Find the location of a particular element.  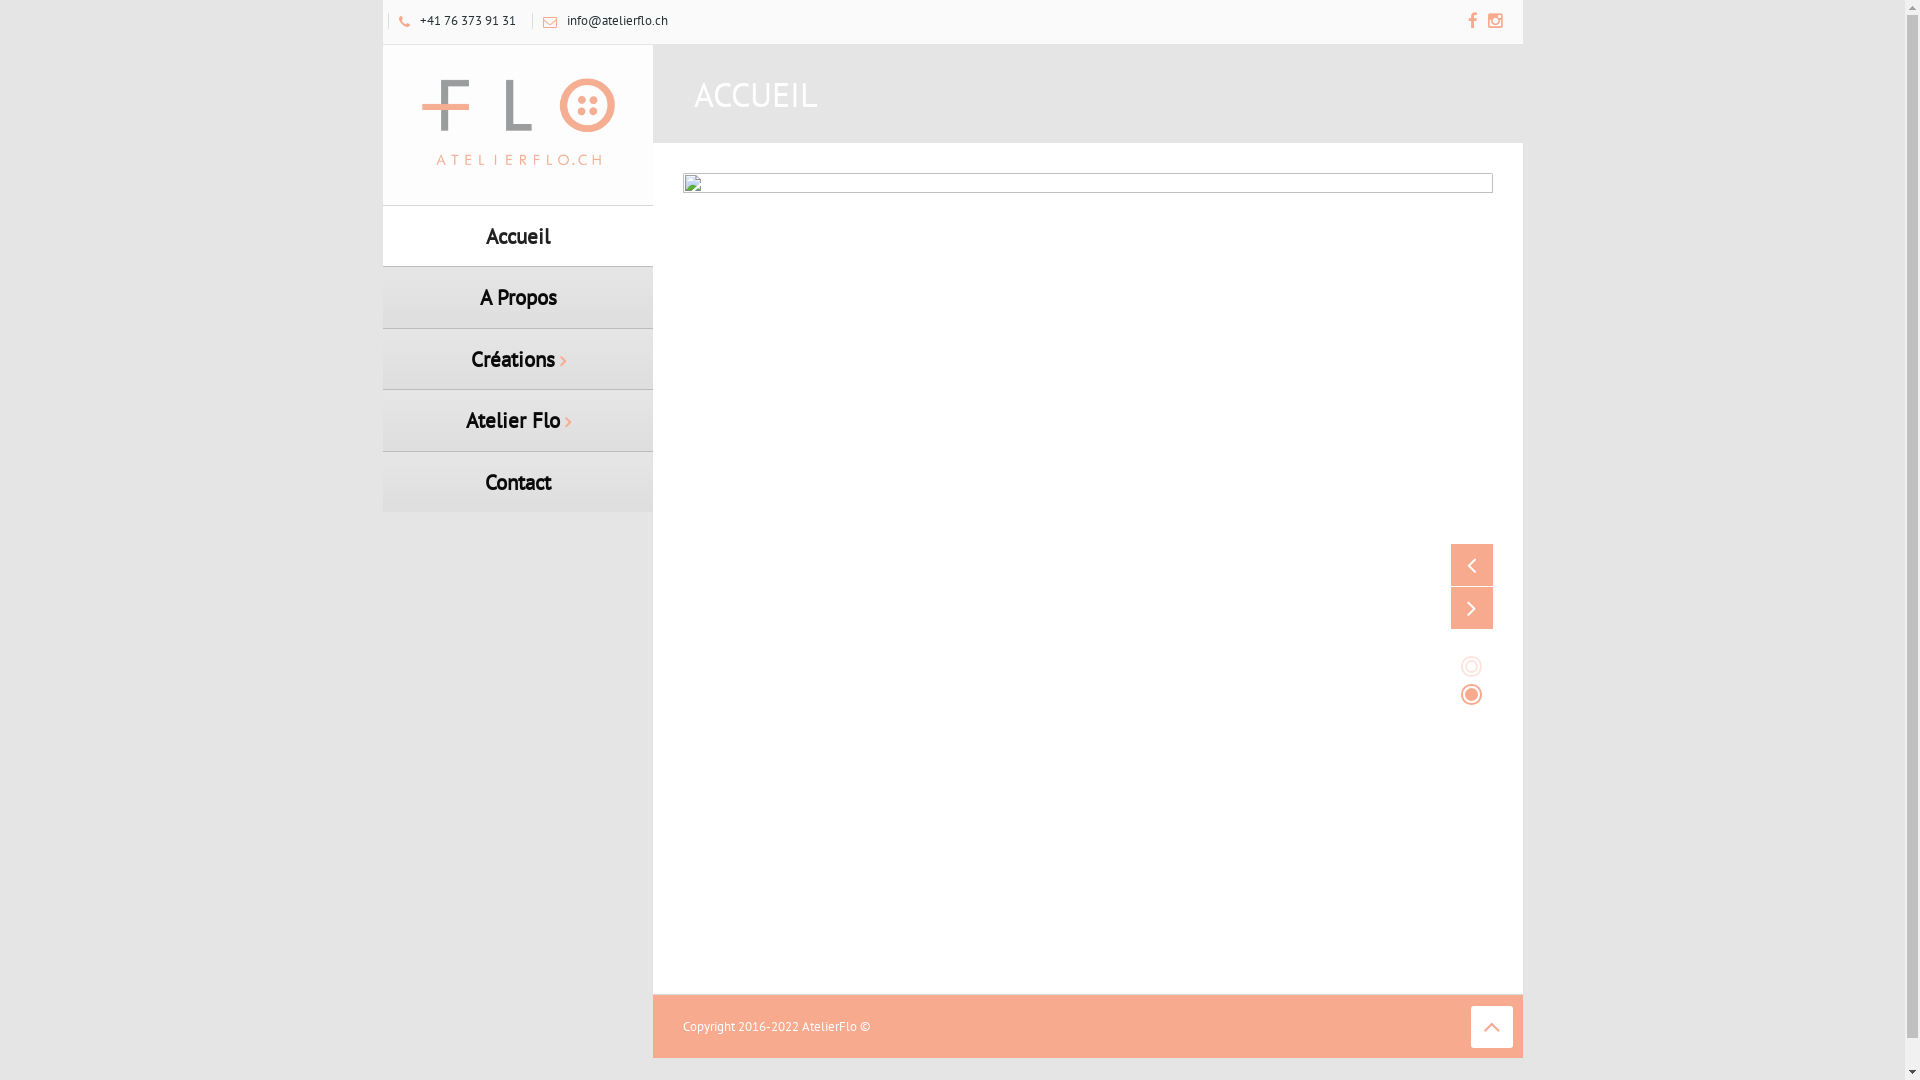

'Facebook' is located at coordinates (1473, 22).